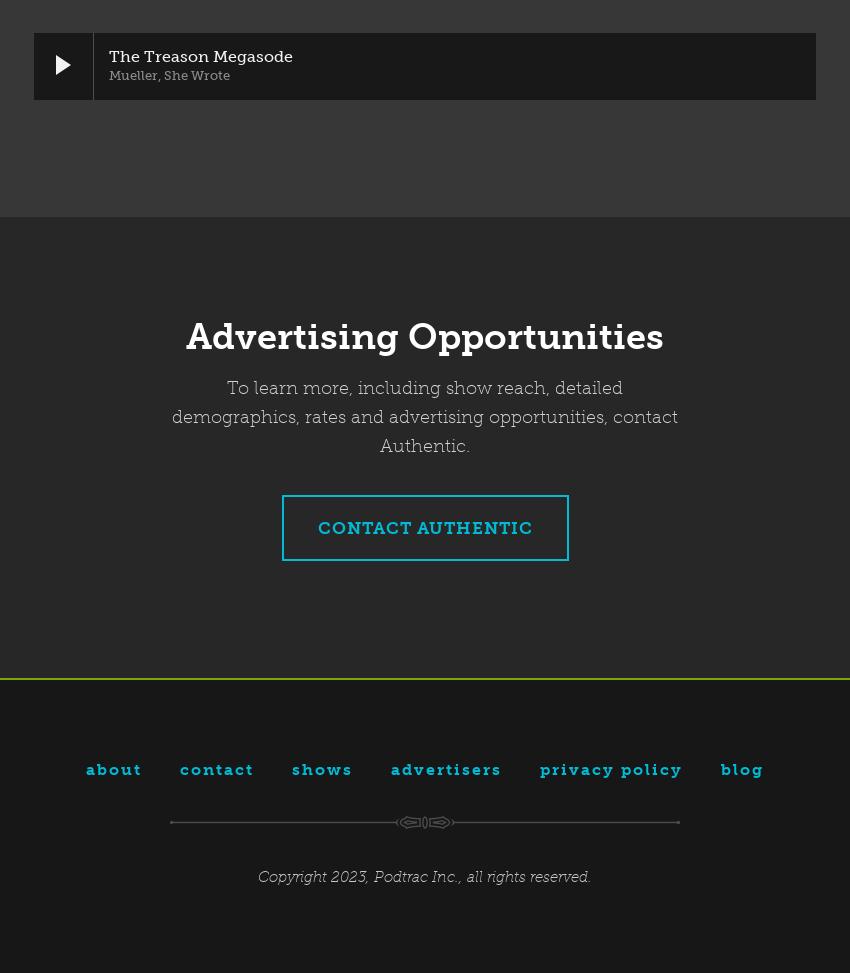  Describe the element at coordinates (169, 73) in the screenshot. I see `'Mueller, She Wrote'` at that location.